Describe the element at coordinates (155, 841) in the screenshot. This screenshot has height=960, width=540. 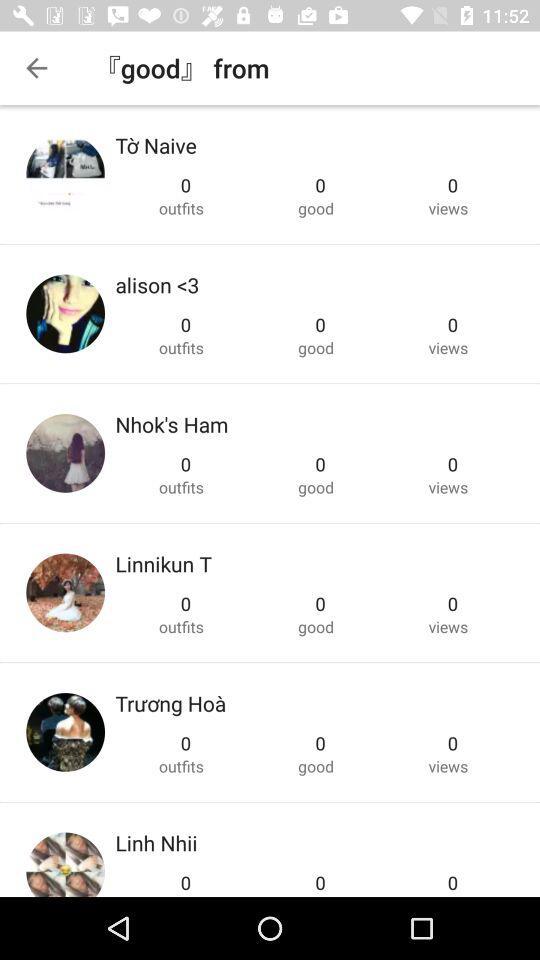
I see `the linh nhii` at that location.